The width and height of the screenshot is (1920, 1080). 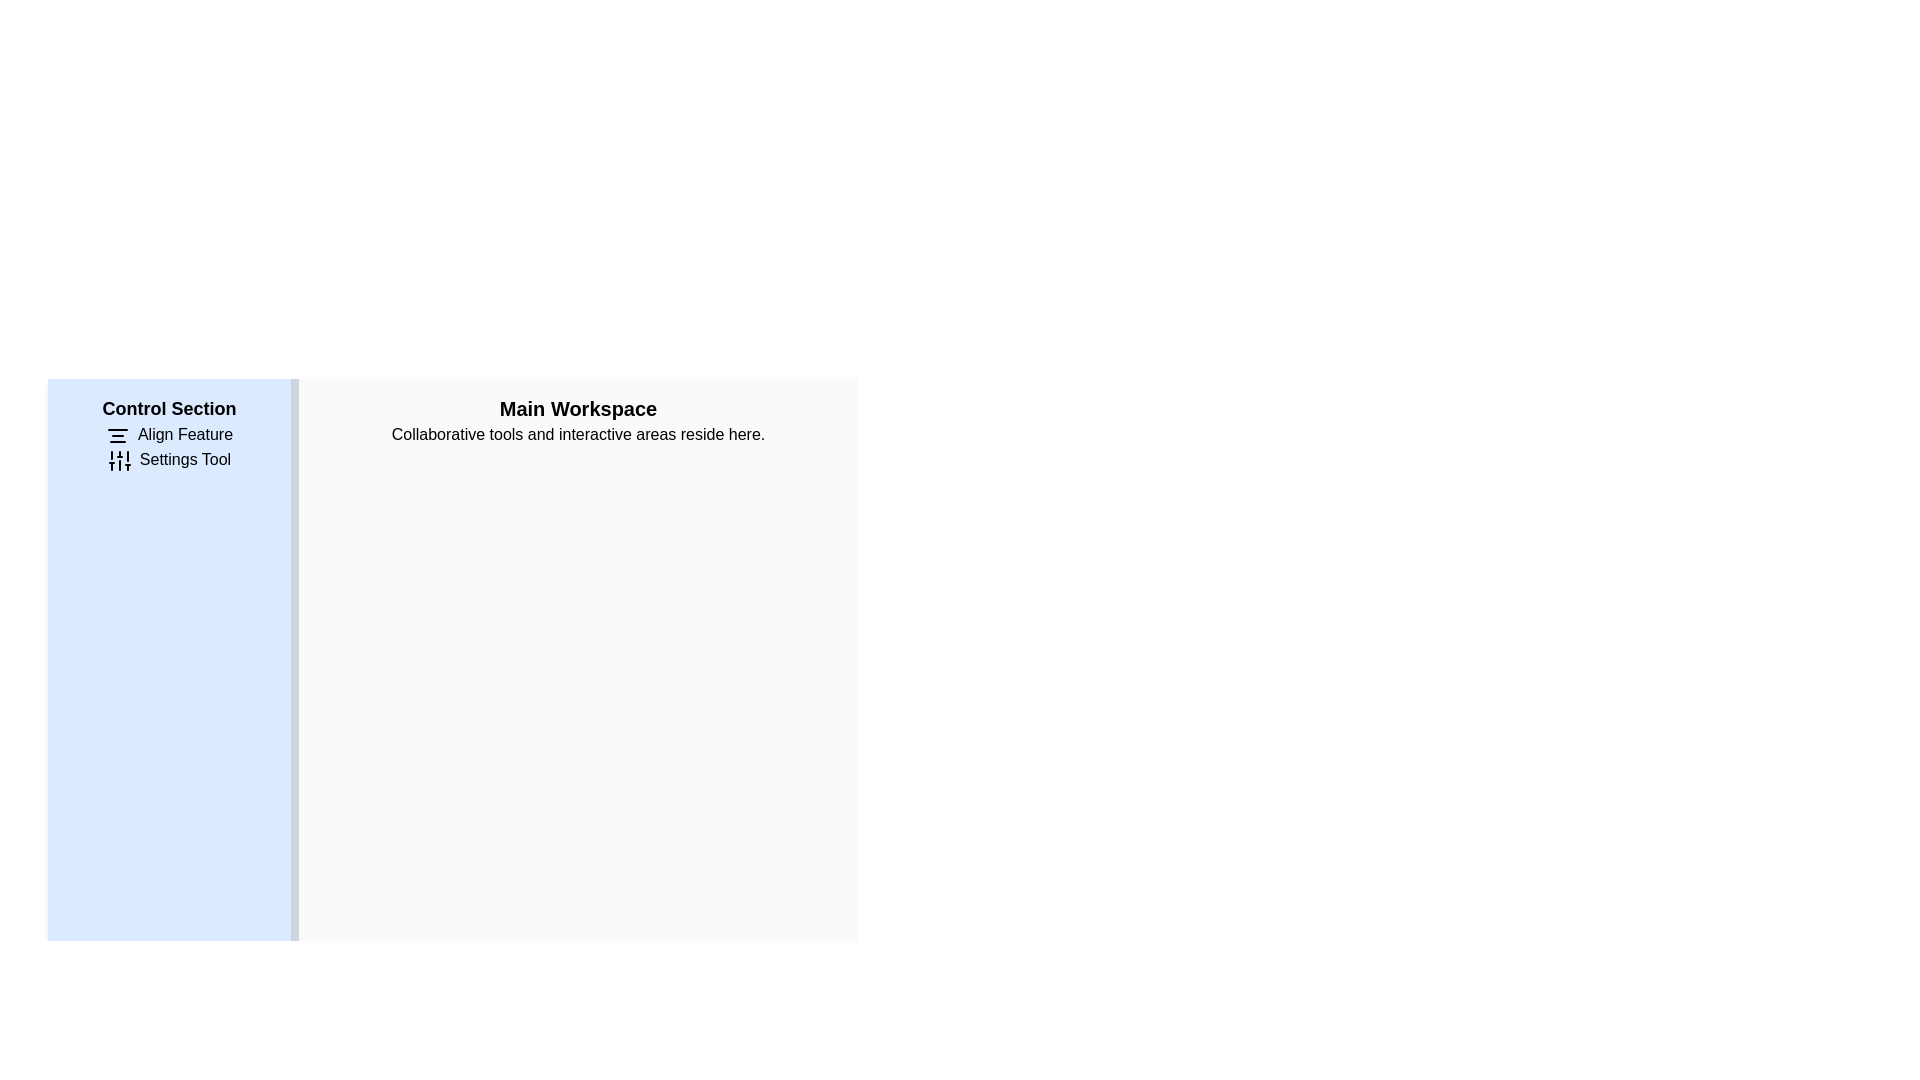 What do you see at coordinates (169, 460) in the screenshot?
I see `the 'Settings Tool' button, which features a minimalist vertical sliders icon and is the second item in the vertical stack within the 'Control Section' area` at bounding box center [169, 460].